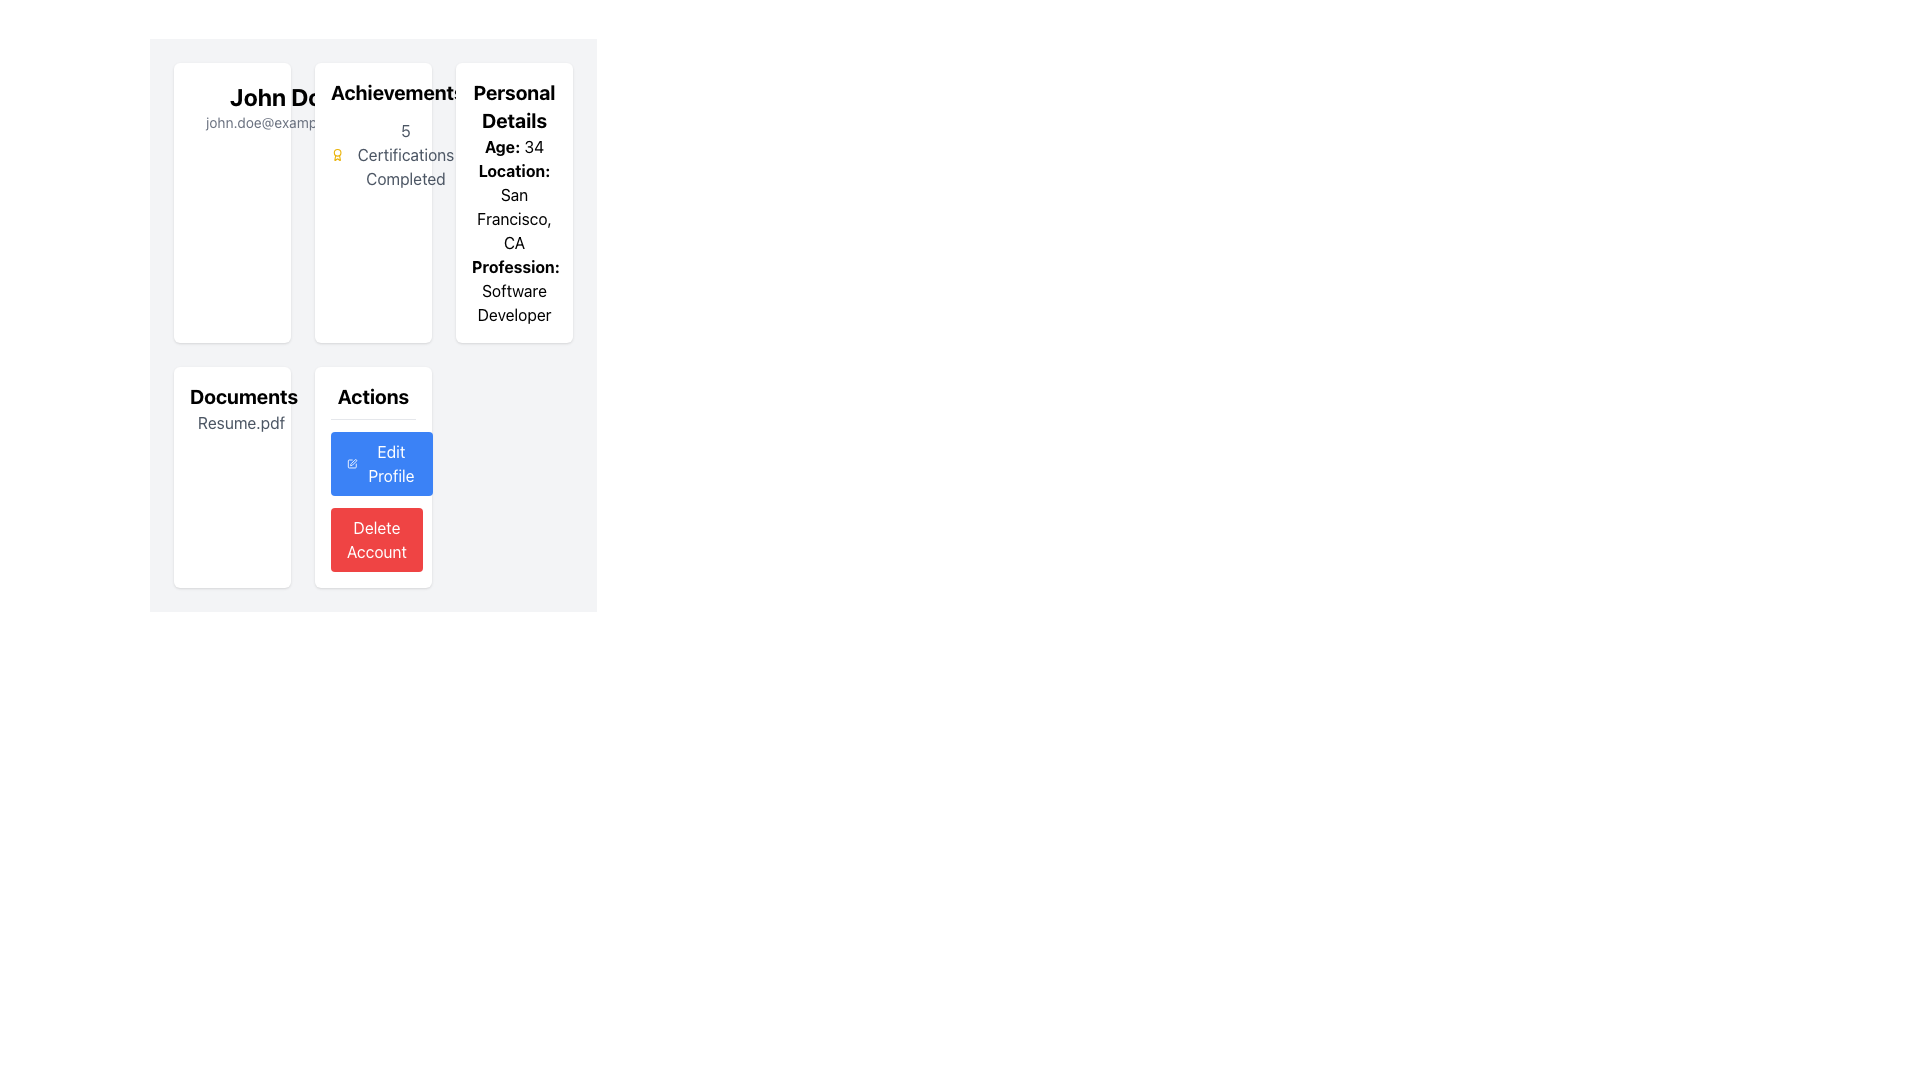 The height and width of the screenshot is (1080, 1920). I want to click on text label within the button-like component located in the 'Actions' section, specifically the second element below the 'Edit Profile' button, so click(376, 540).